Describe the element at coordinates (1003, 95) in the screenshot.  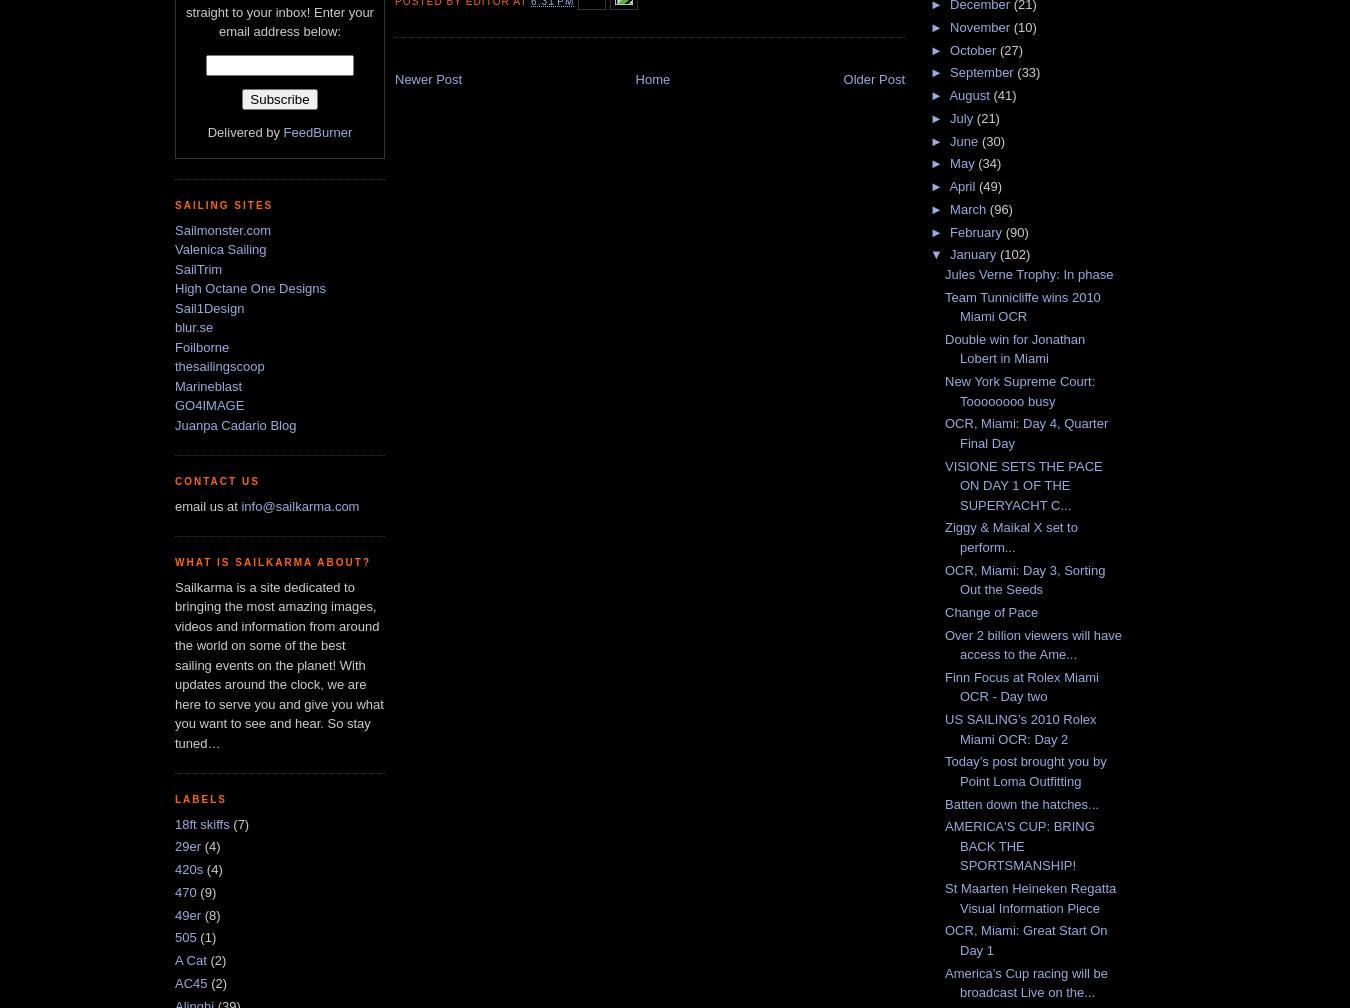
I see `'(41)'` at that location.